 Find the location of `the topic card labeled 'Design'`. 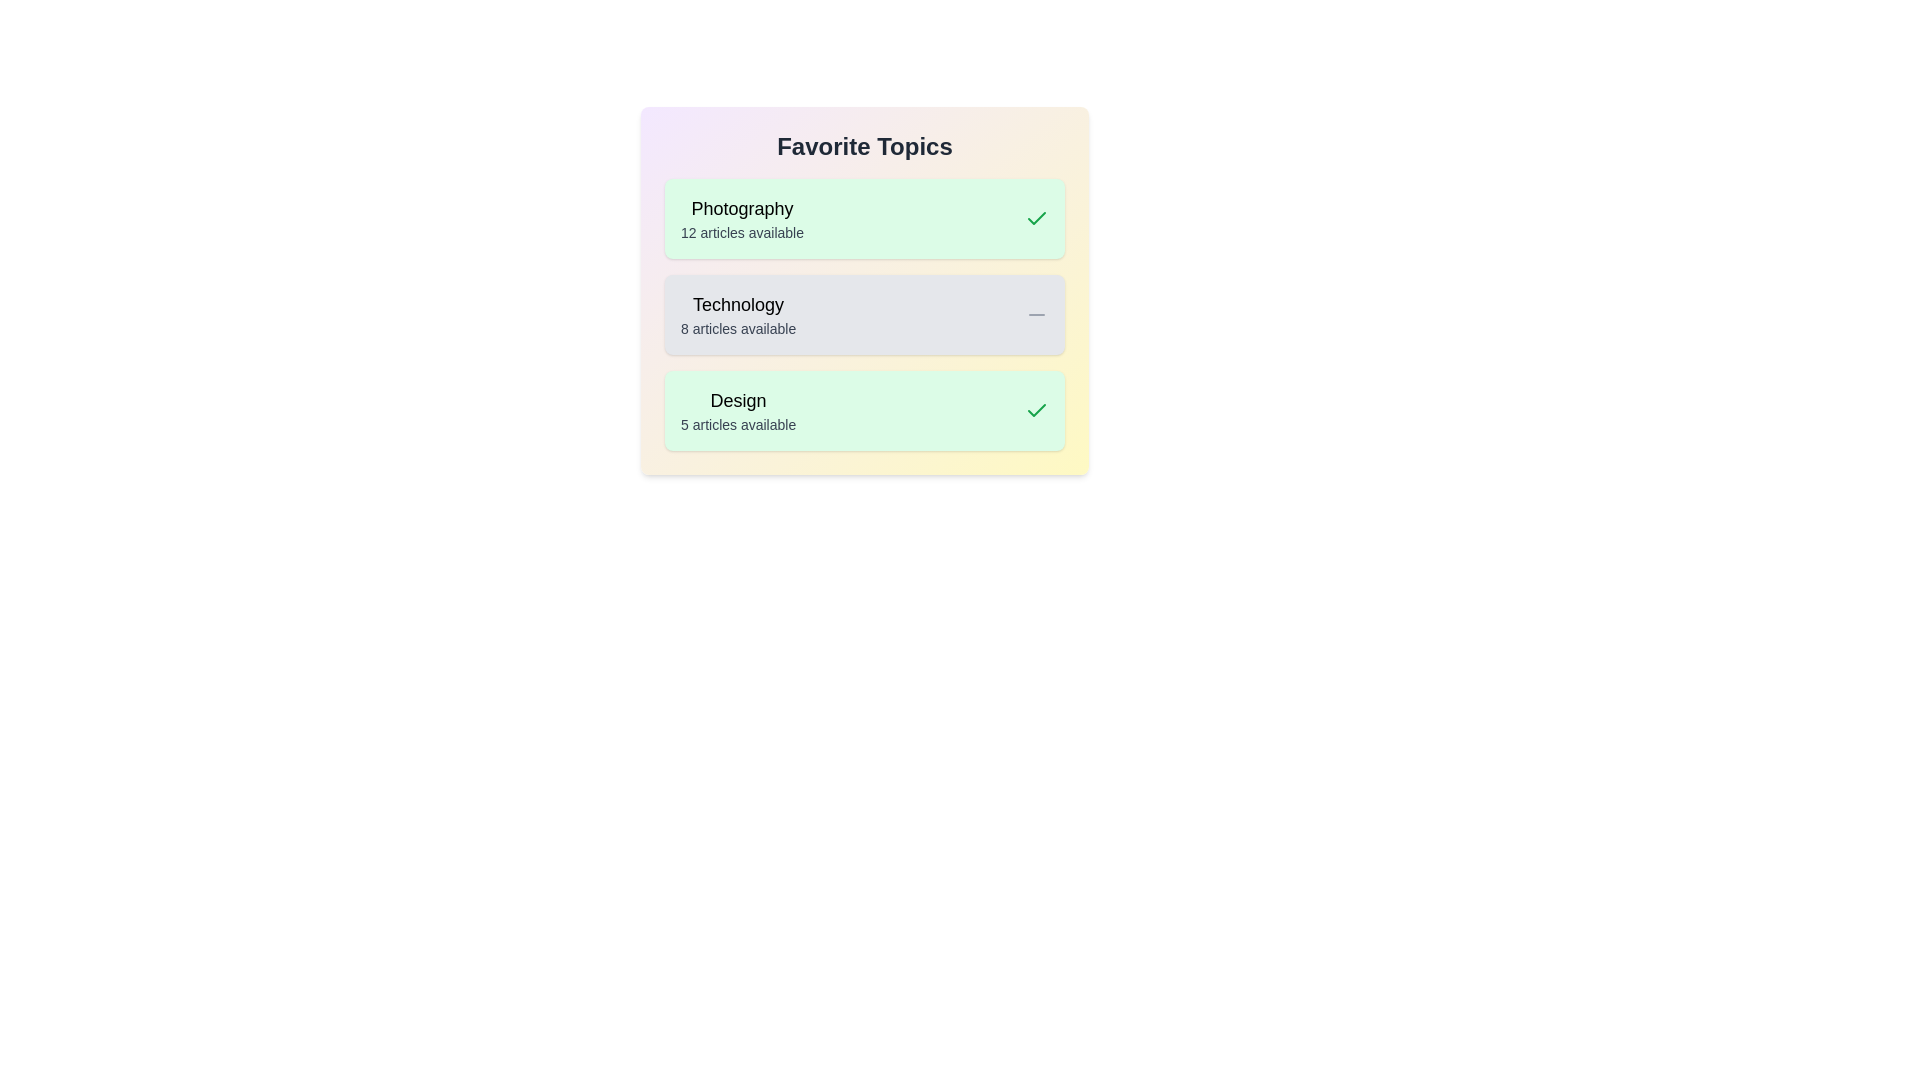

the topic card labeled 'Design' is located at coordinates (864, 410).